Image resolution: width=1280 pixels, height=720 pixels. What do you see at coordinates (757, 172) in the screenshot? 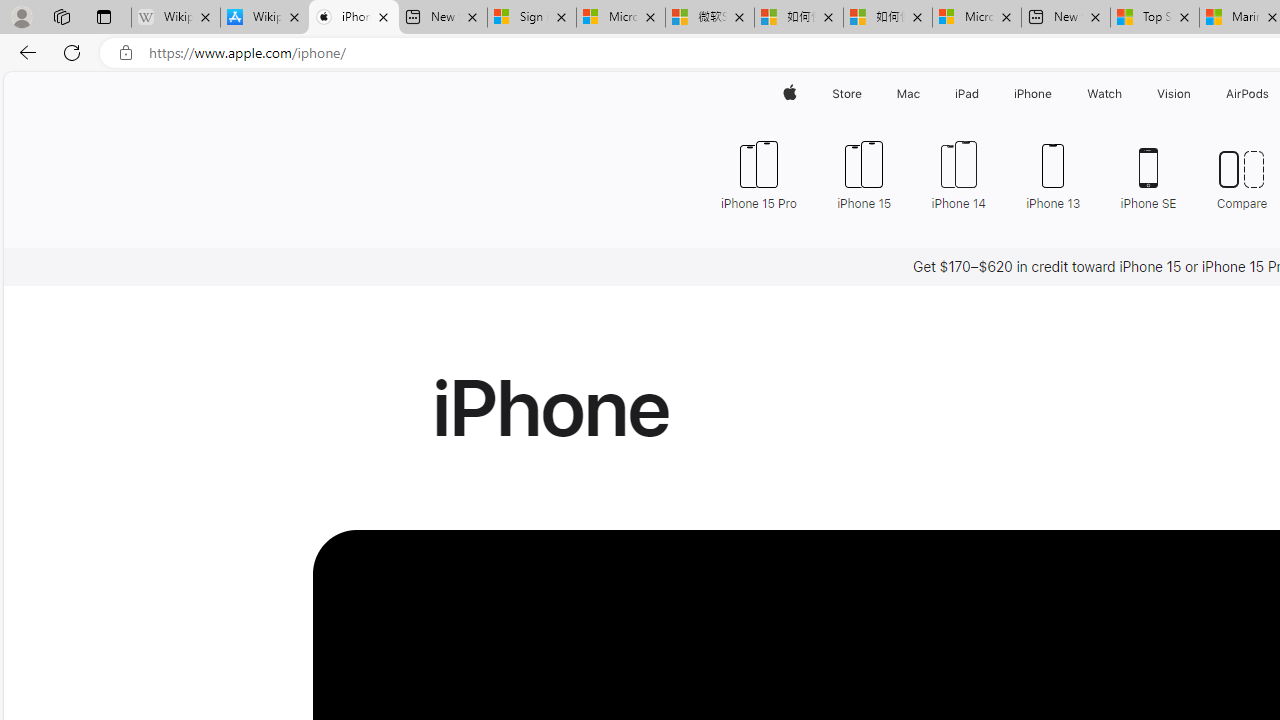
I see `'iPhone 15 Pro'` at bounding box center [757, 172].